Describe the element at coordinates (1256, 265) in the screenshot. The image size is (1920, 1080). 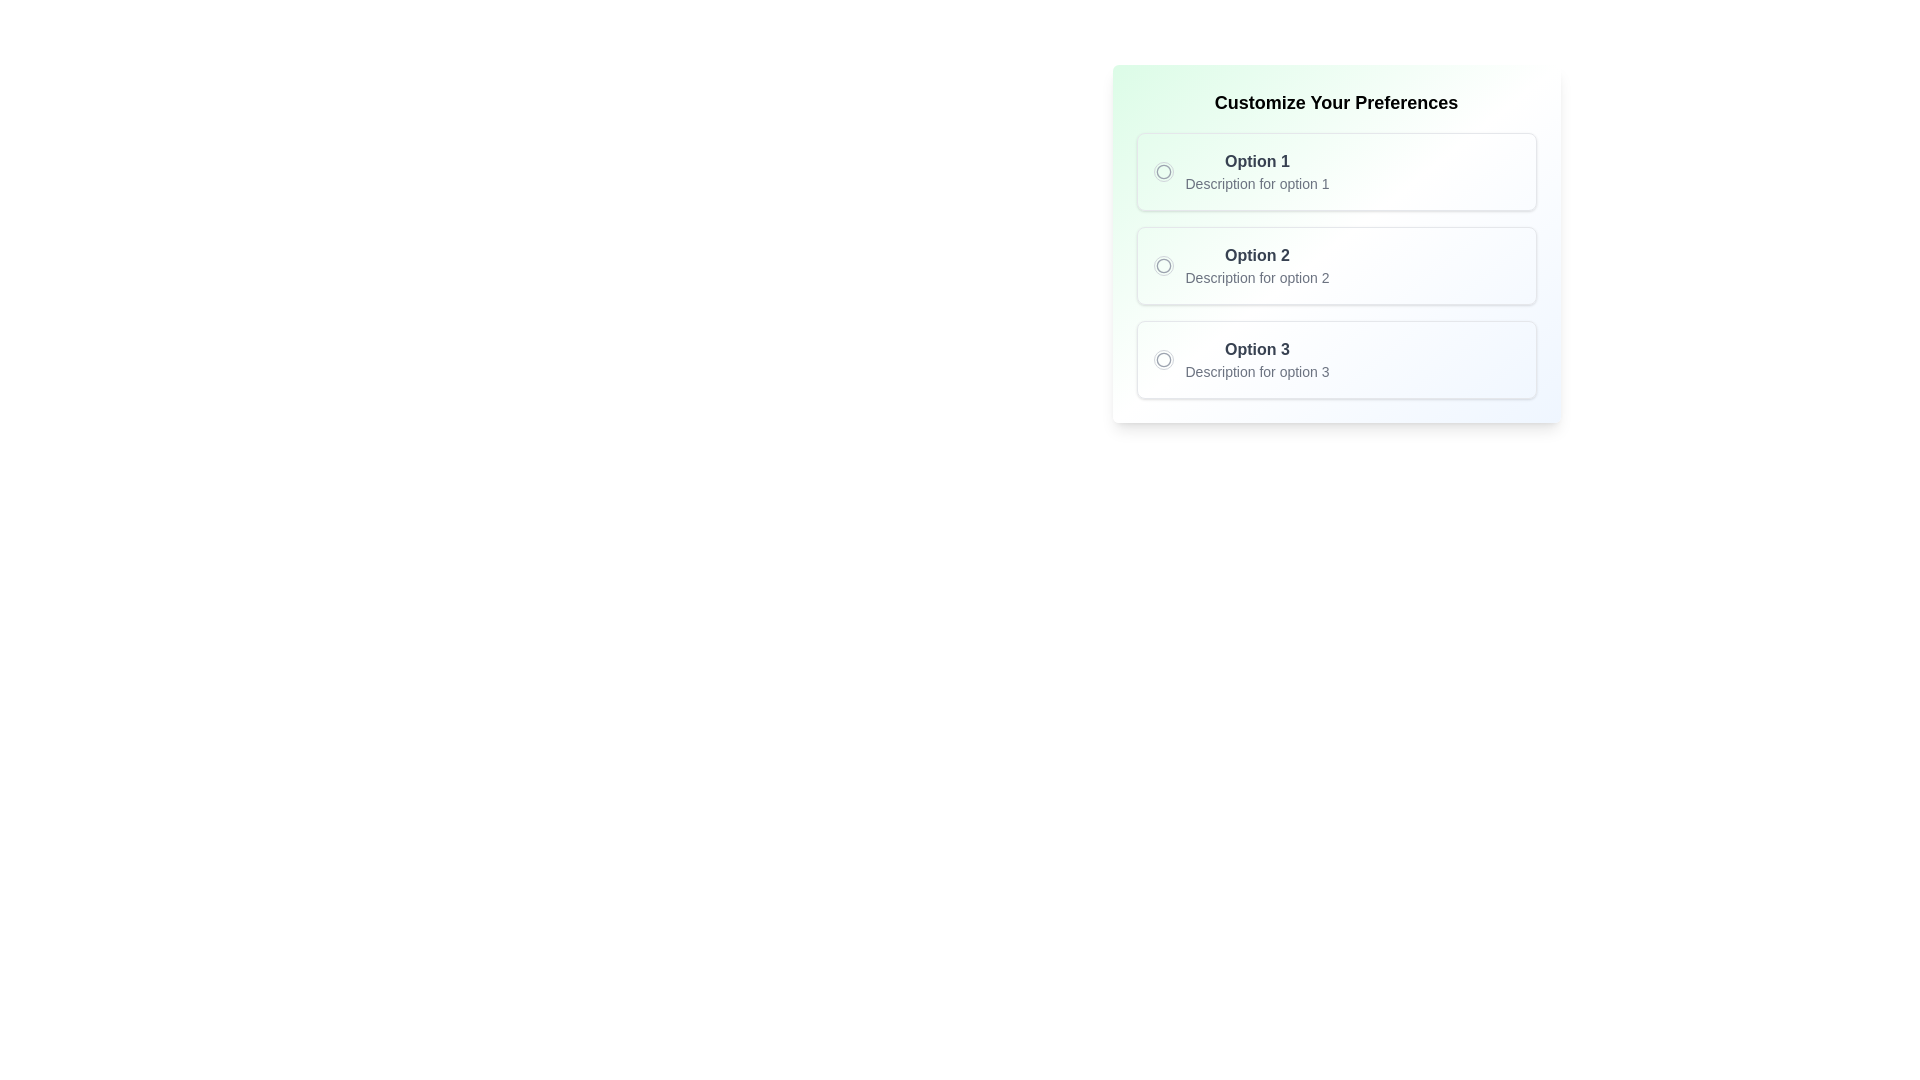
I see `the Text Block that displays the name and description of the second option in the vertical list of options` at that location.